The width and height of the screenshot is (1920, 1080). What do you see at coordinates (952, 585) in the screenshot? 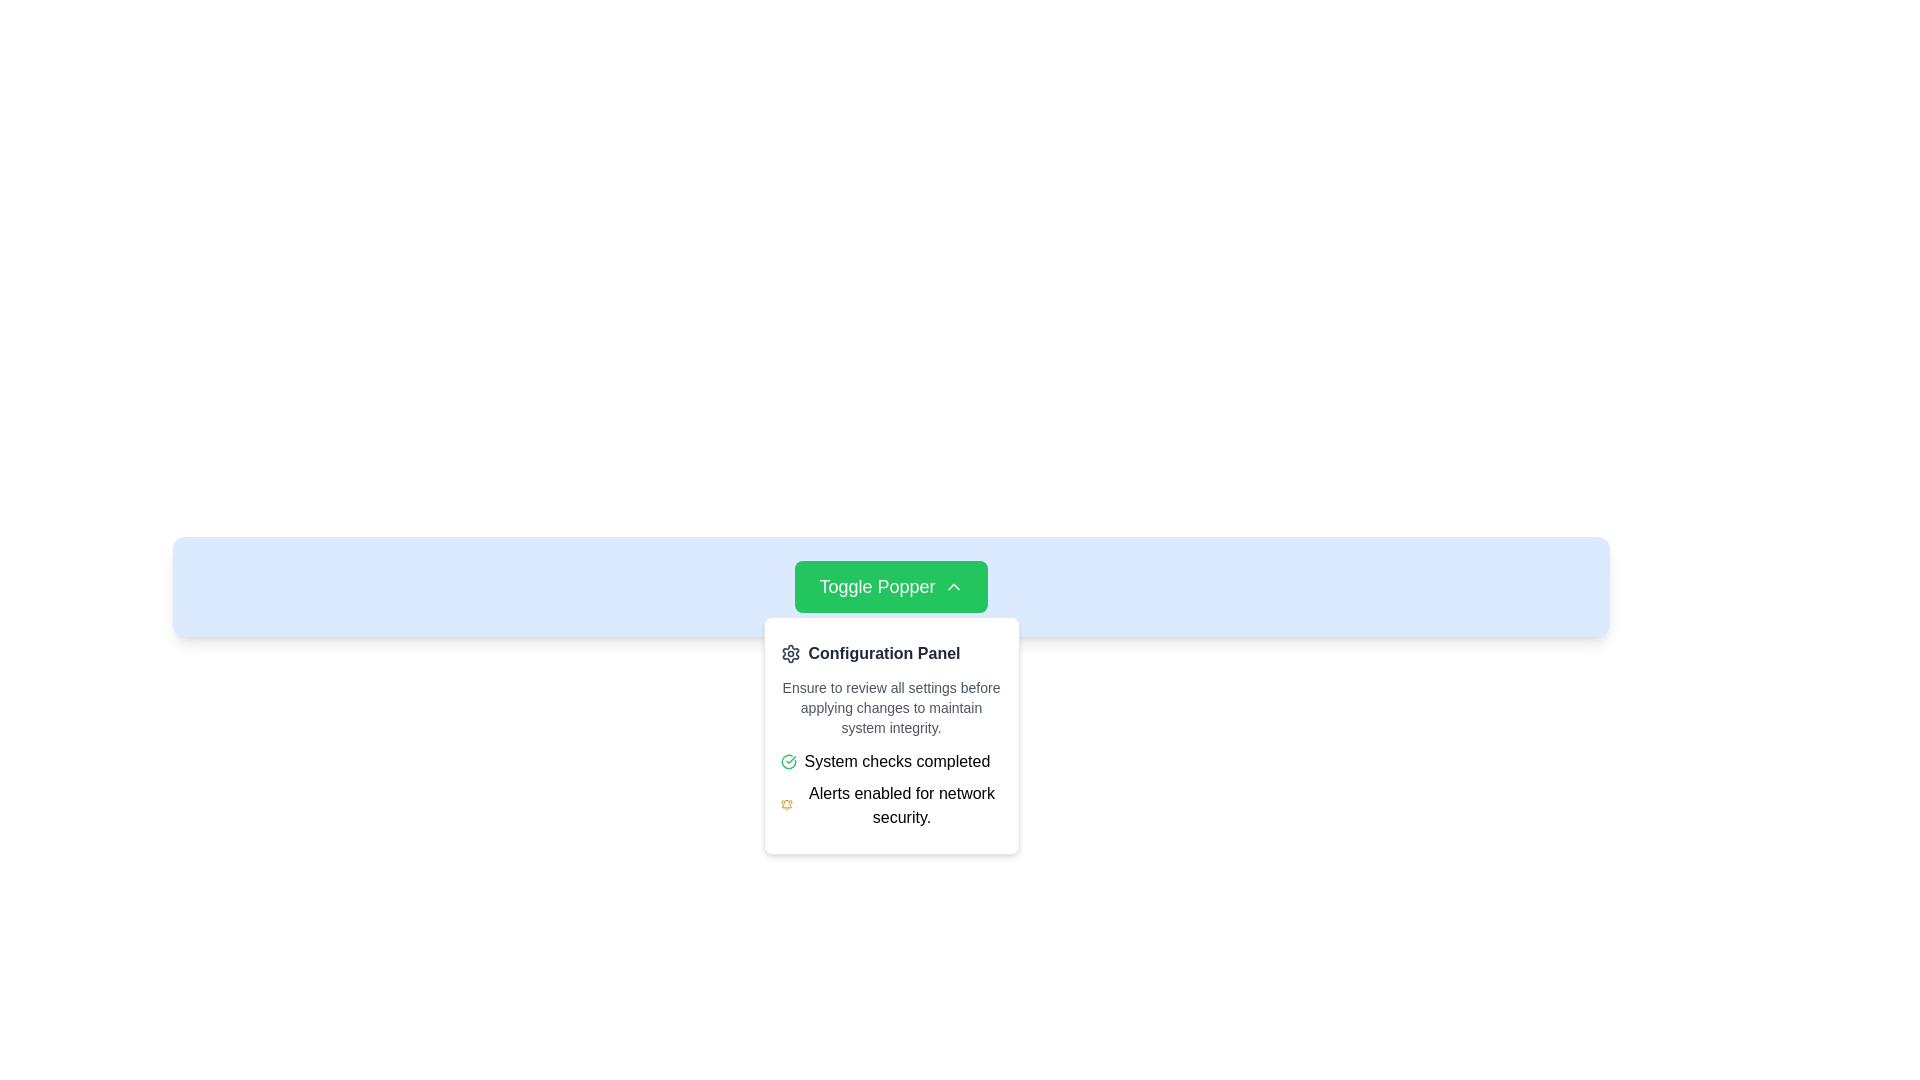
I see `the upward-pointing chevron icon within the 'Toggle Popper' button, which is characterized by a white stroke against a green background` at bounding box center [952, 585].